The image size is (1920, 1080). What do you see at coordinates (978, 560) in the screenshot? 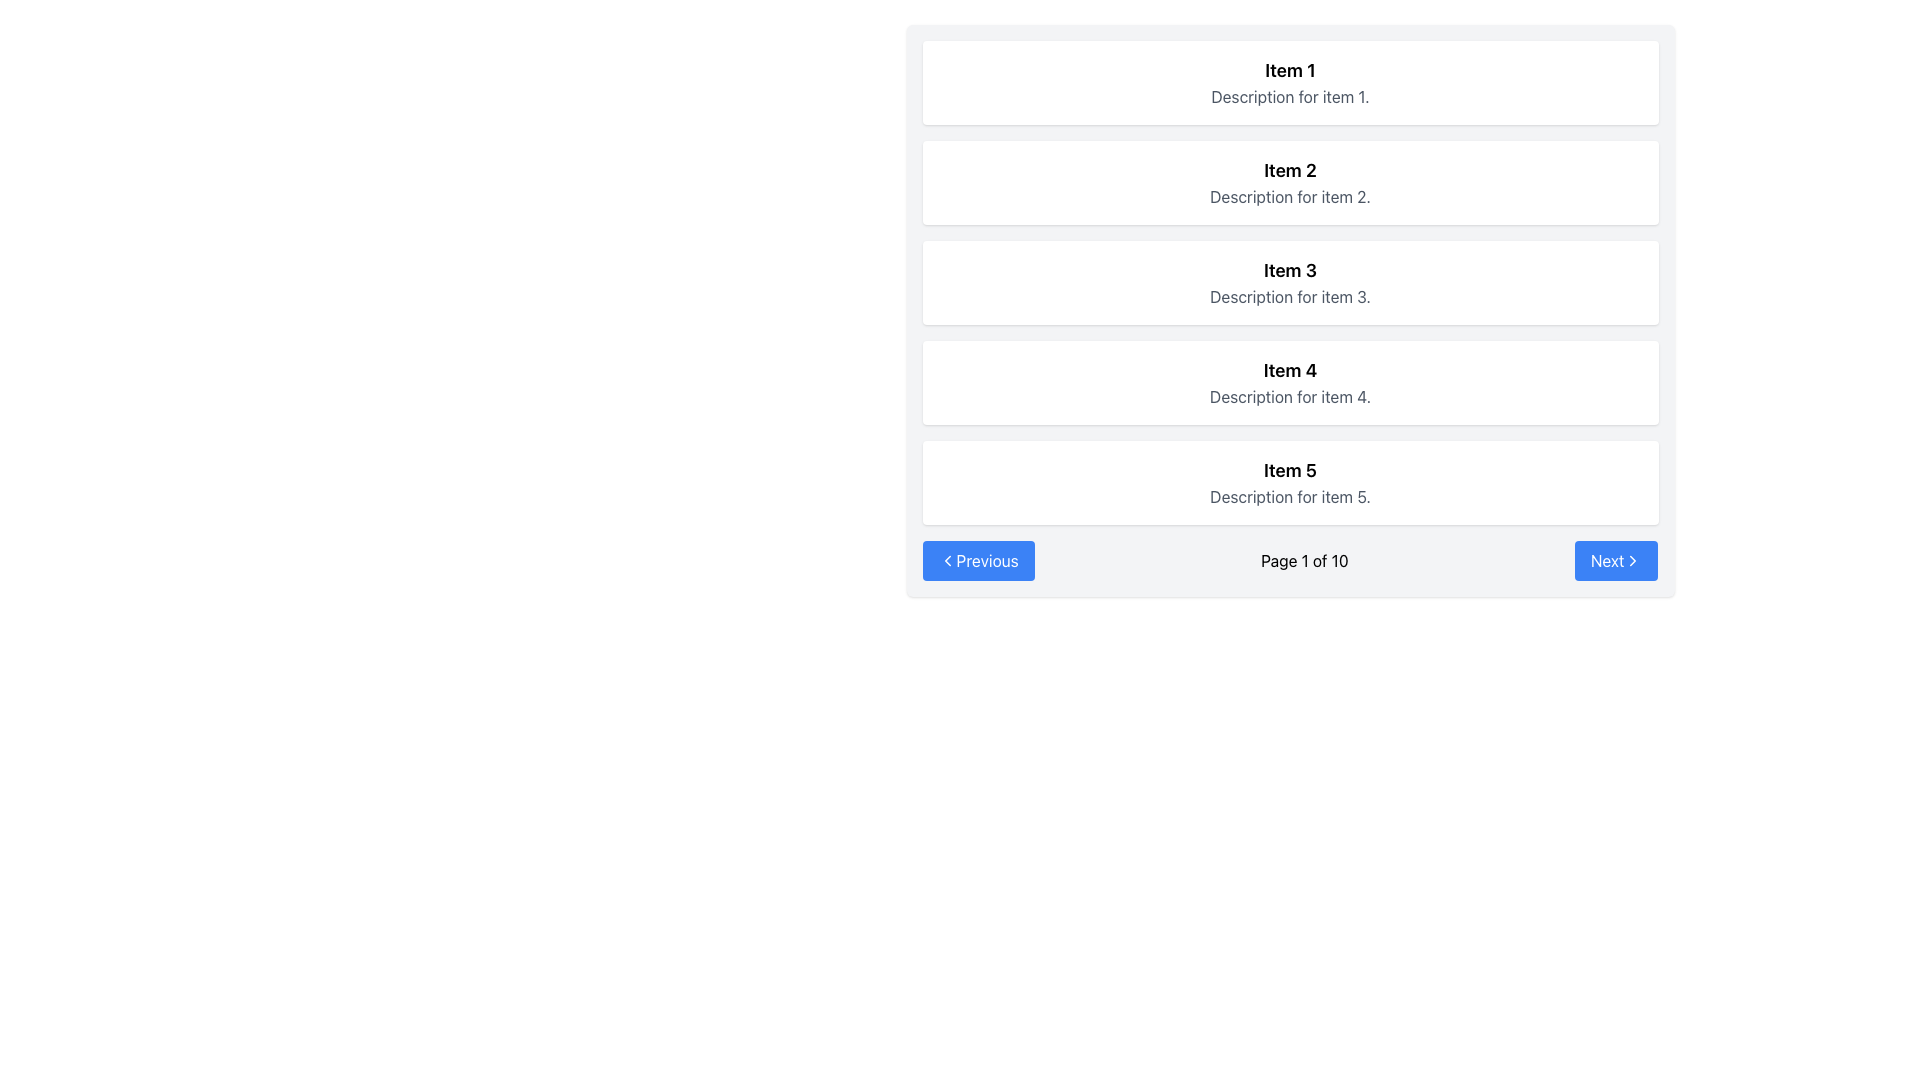
I see `the navigation button located at the bottom-left of the navigation group to go to the previous page` at bounding box center [978, 560].